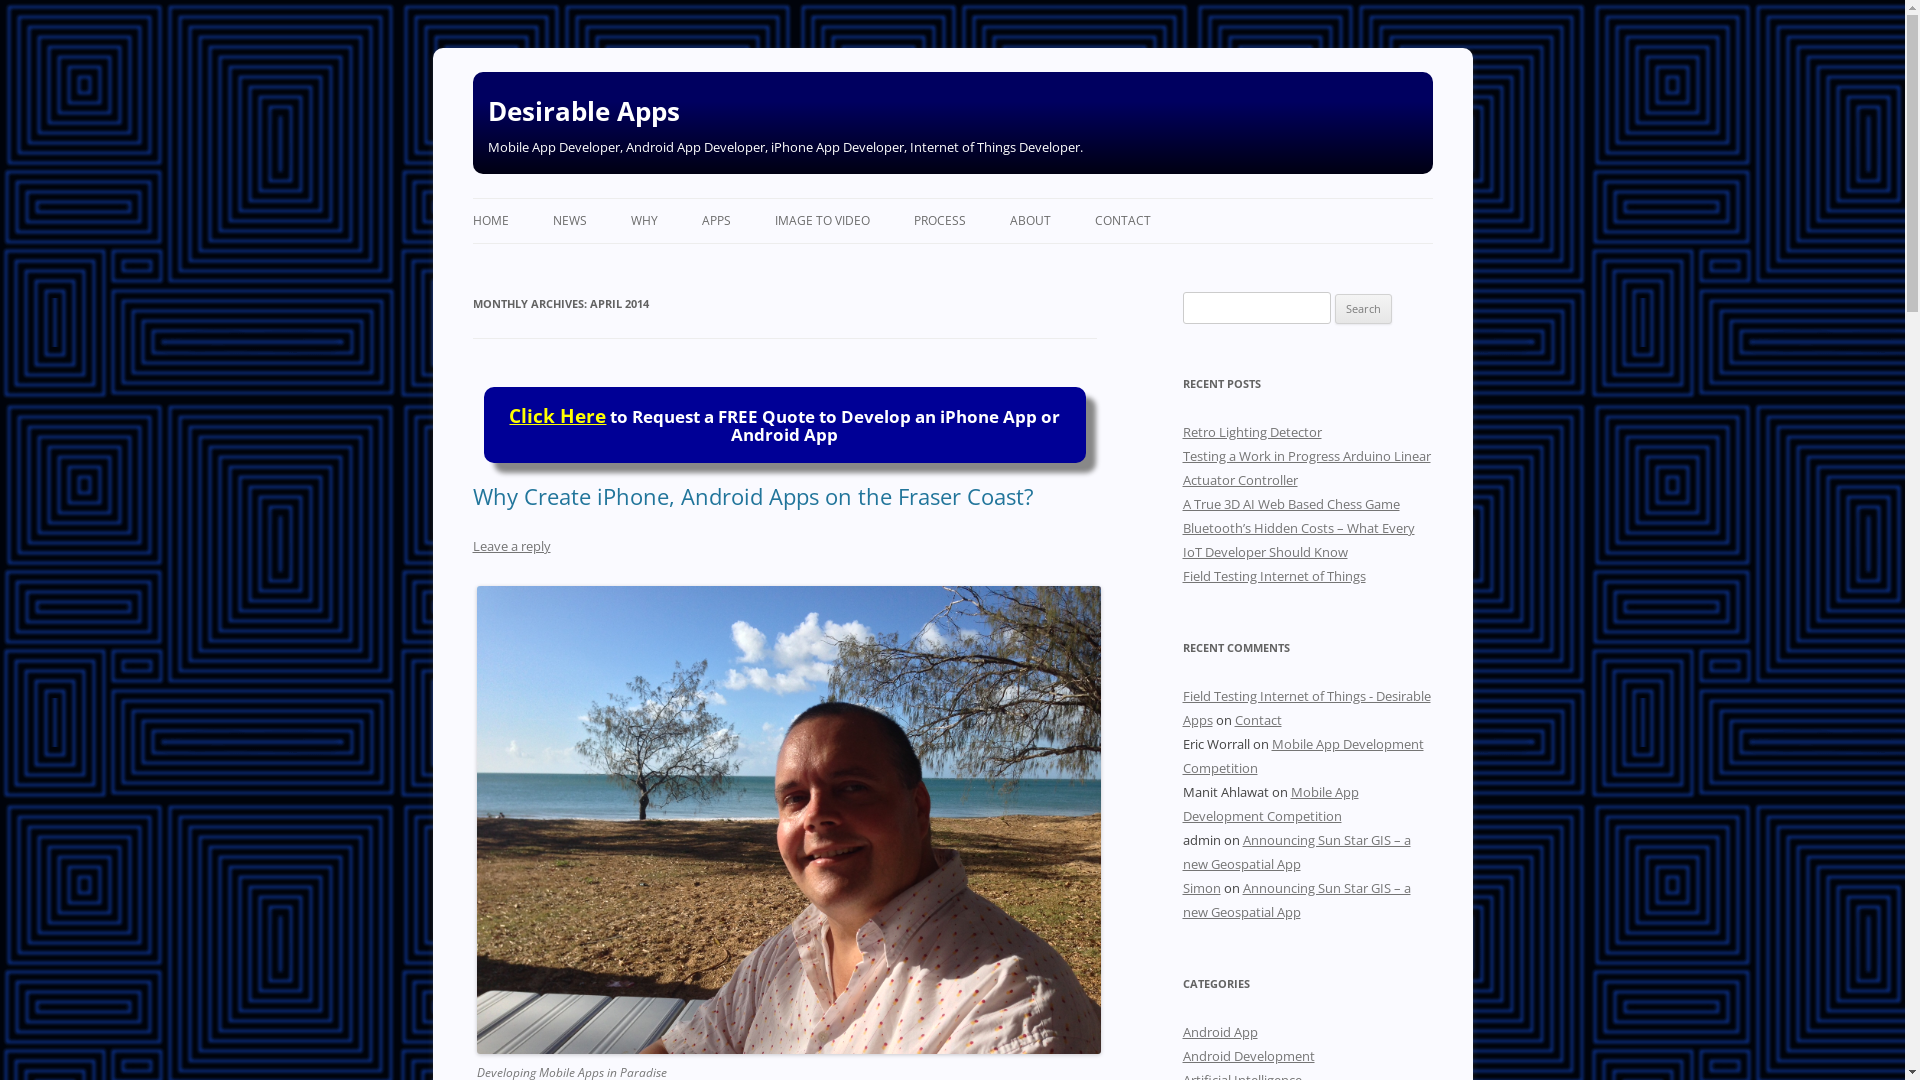 This screenshot has height=1080, width=1920. I want to click on 'Simon', so click(1200, 886).